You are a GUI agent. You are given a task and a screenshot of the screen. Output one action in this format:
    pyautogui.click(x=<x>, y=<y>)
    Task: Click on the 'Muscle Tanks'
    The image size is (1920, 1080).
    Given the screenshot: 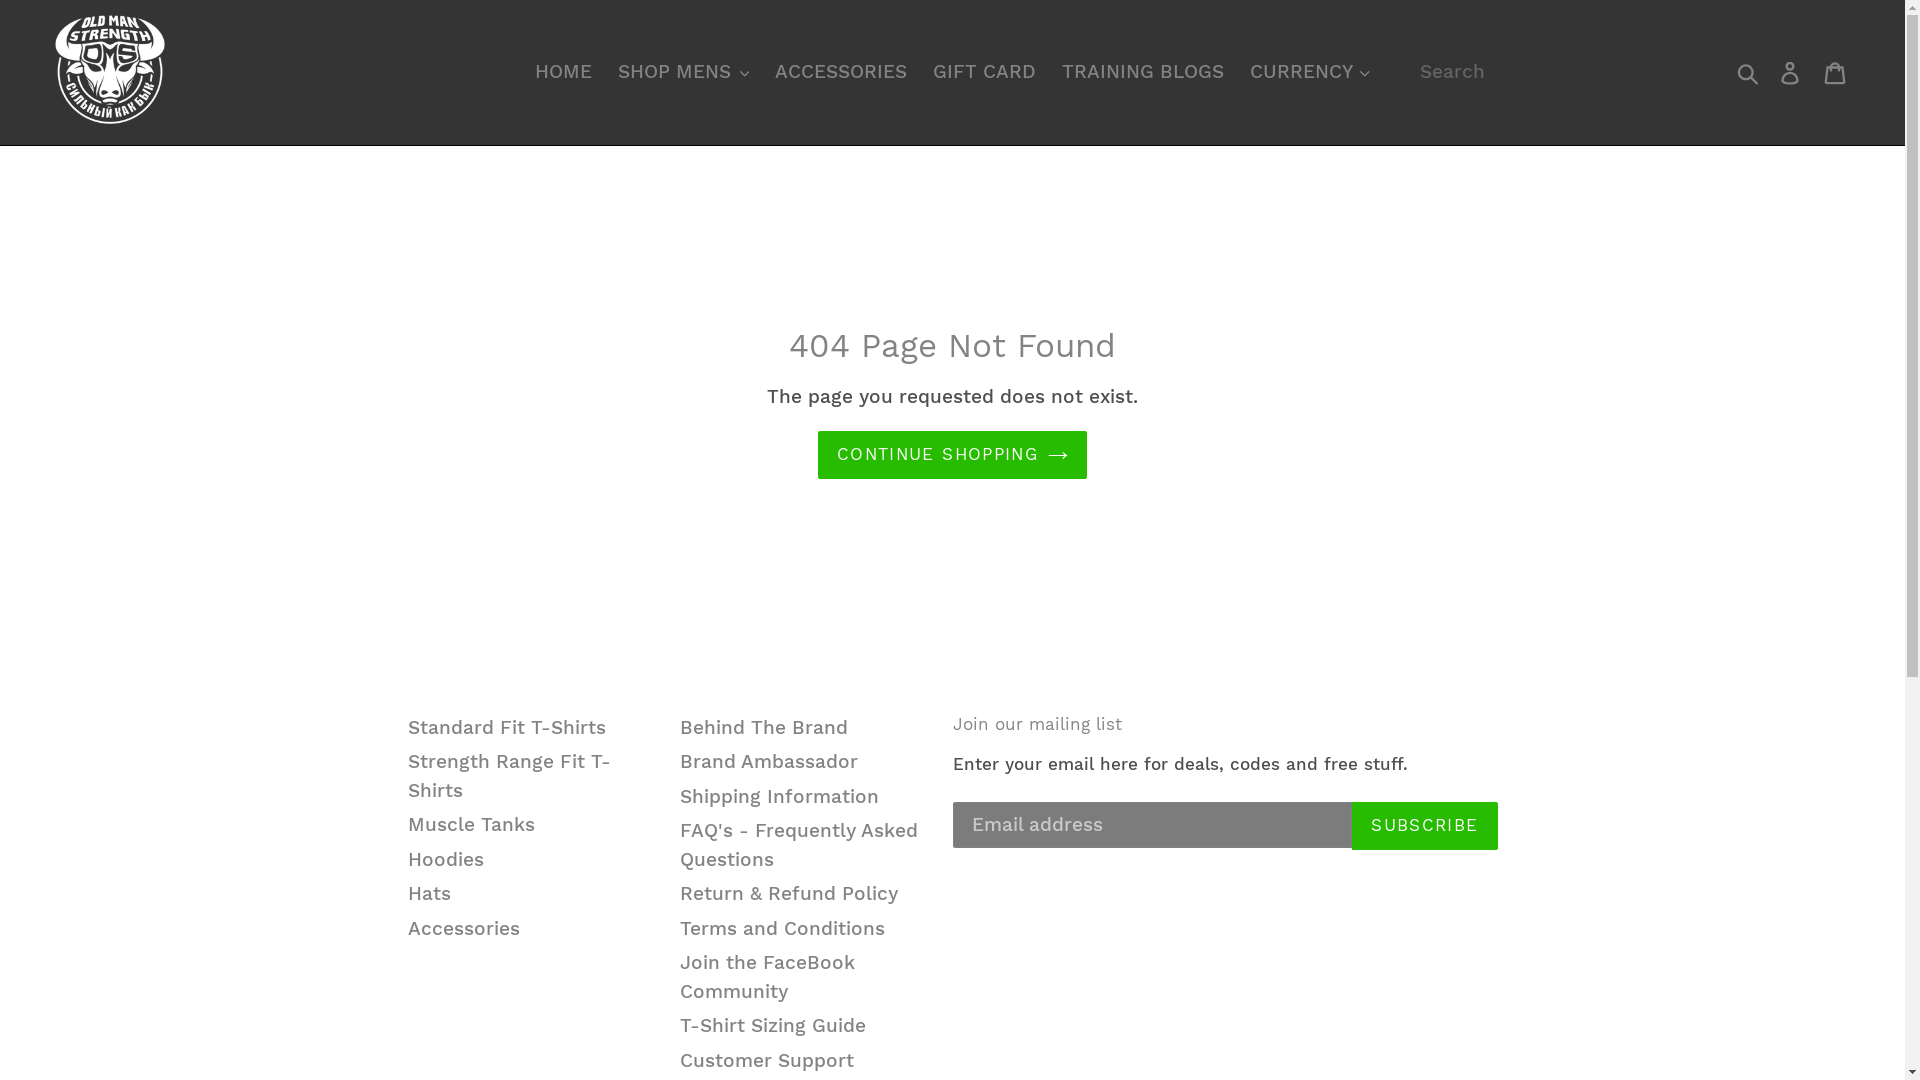 What is the action you would take?
    pyautogui.click(x=407, y=824)
    